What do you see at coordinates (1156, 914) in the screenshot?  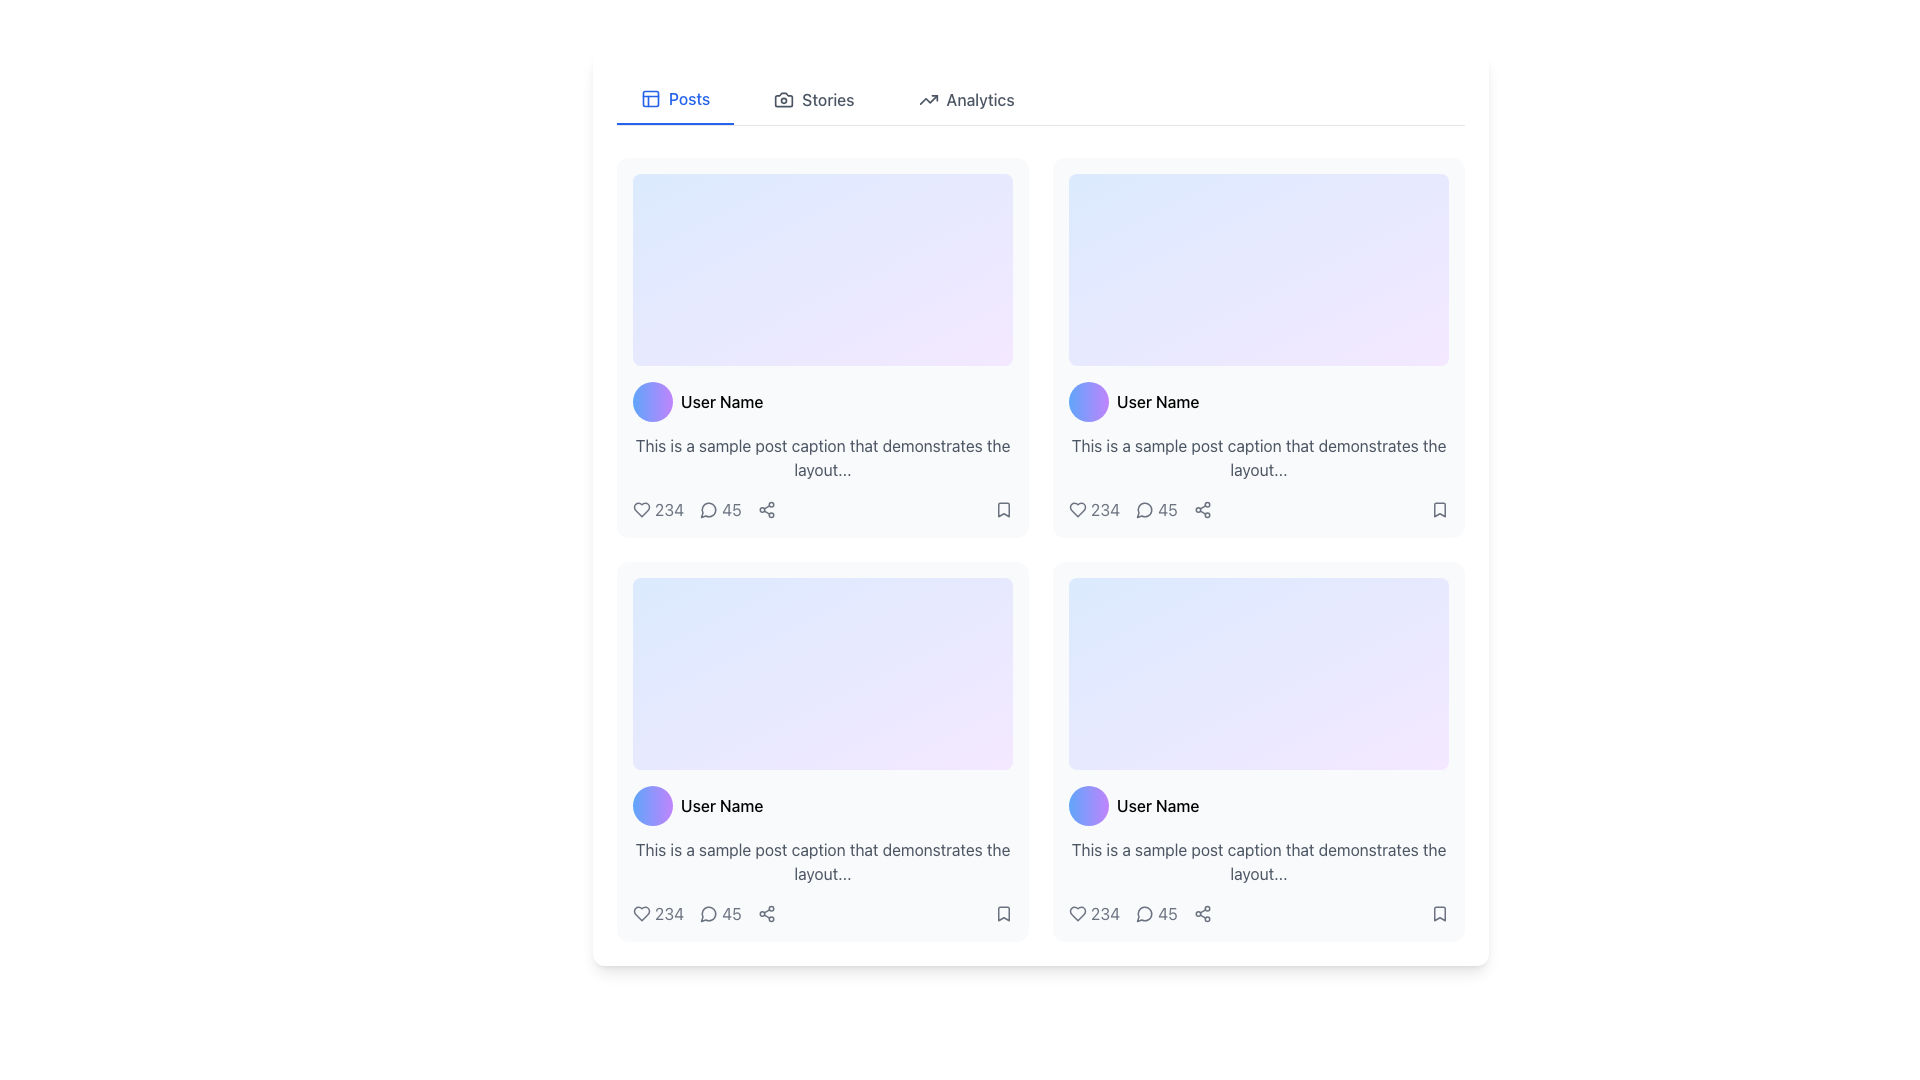 I see `the interactive numerical label representing the number of comments on the associated post` at bounding box center [1156, 914].